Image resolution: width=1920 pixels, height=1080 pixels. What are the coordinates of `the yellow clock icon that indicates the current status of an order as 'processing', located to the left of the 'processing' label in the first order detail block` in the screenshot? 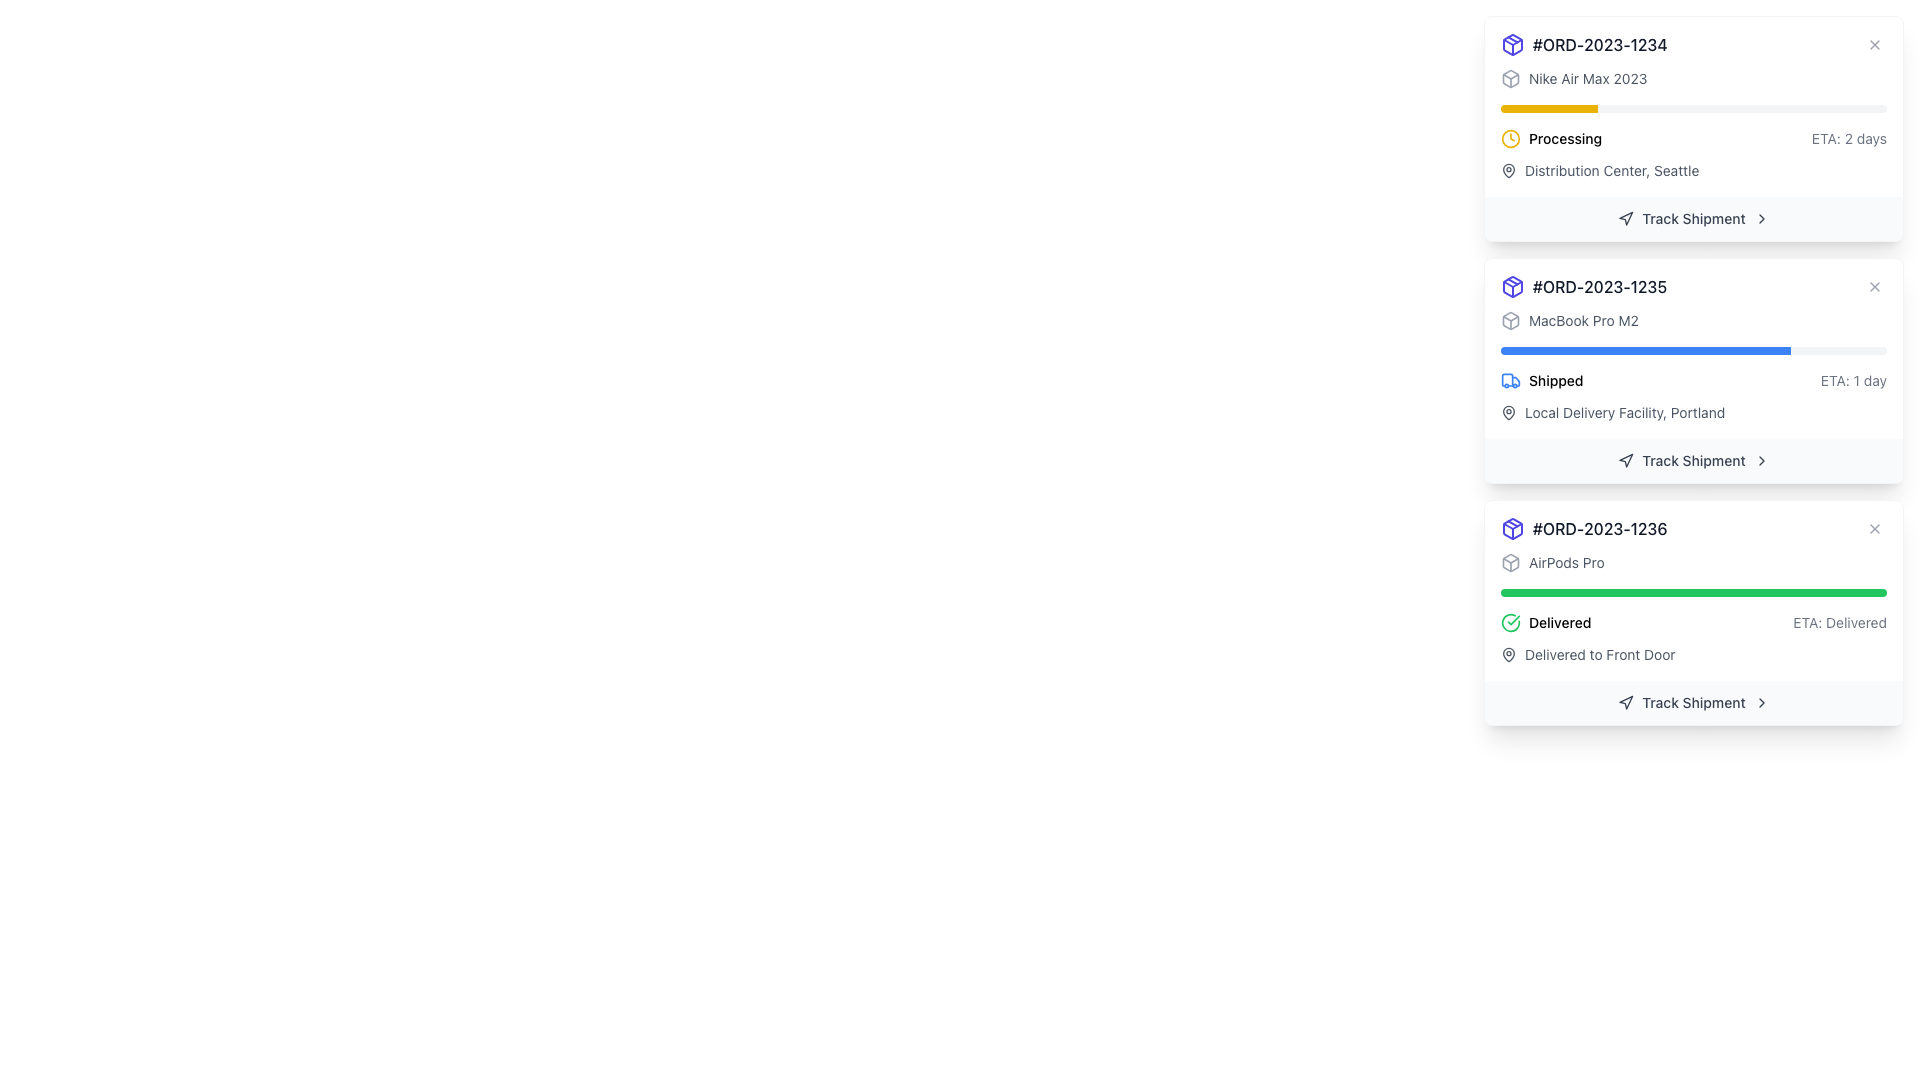 It's located at (1511, 137).